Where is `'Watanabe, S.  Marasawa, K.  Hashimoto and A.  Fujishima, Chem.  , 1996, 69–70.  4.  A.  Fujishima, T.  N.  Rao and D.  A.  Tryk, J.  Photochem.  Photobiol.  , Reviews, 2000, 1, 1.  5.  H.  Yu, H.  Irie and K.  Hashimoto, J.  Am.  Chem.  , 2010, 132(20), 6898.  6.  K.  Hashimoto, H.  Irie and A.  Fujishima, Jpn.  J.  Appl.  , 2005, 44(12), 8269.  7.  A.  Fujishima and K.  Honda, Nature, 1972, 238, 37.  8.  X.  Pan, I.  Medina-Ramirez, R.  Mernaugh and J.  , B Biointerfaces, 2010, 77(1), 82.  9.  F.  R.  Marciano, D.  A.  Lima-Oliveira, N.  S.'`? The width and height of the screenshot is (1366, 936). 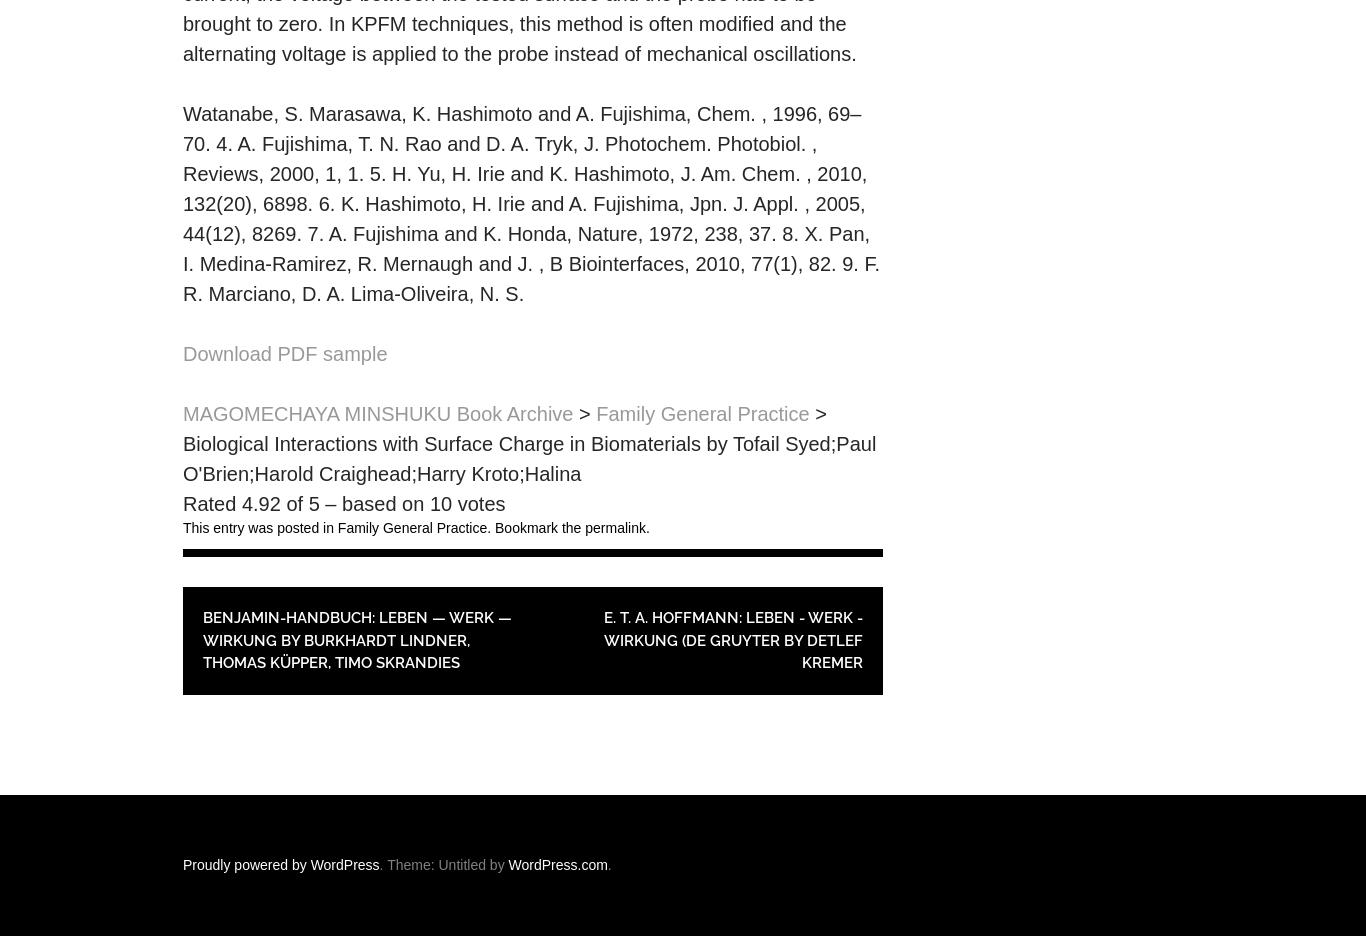 'Watanabe, S.  Marasawa, K.  Hashimoto and A.  Fujishima, Chem.  , 1996, 69–70.  4.  A.  Fujishima, T.  N.  Rao and D.  A.  Tryk, J.  Photochem.  Photobiol.  , Reviews, 2000, 1, 1.  5.  H.  Yu, H.  Irie and K.  Hashimoto, J.  Am.  Chem.  , 2010, 132(20), 6898.  6.  K.  Hashimoto, H.  Irie and A.  Fujishima, Jpn.  J.  Appl.  , 2005, 44(12), 8269.  7.  A.  Fujishima and K.  Honda, Nature, 1972, 238, 37.  8.  X.  Pan, I.  Medina-Ramirez, R.  Mernaugh and J.  , B Biointerfaces, 2010, 77(1), 82.  9.  F.  R.  Marciano, D.  A.  Lima-Oliveira, N.  S.' is located at coordinates (531, 203).